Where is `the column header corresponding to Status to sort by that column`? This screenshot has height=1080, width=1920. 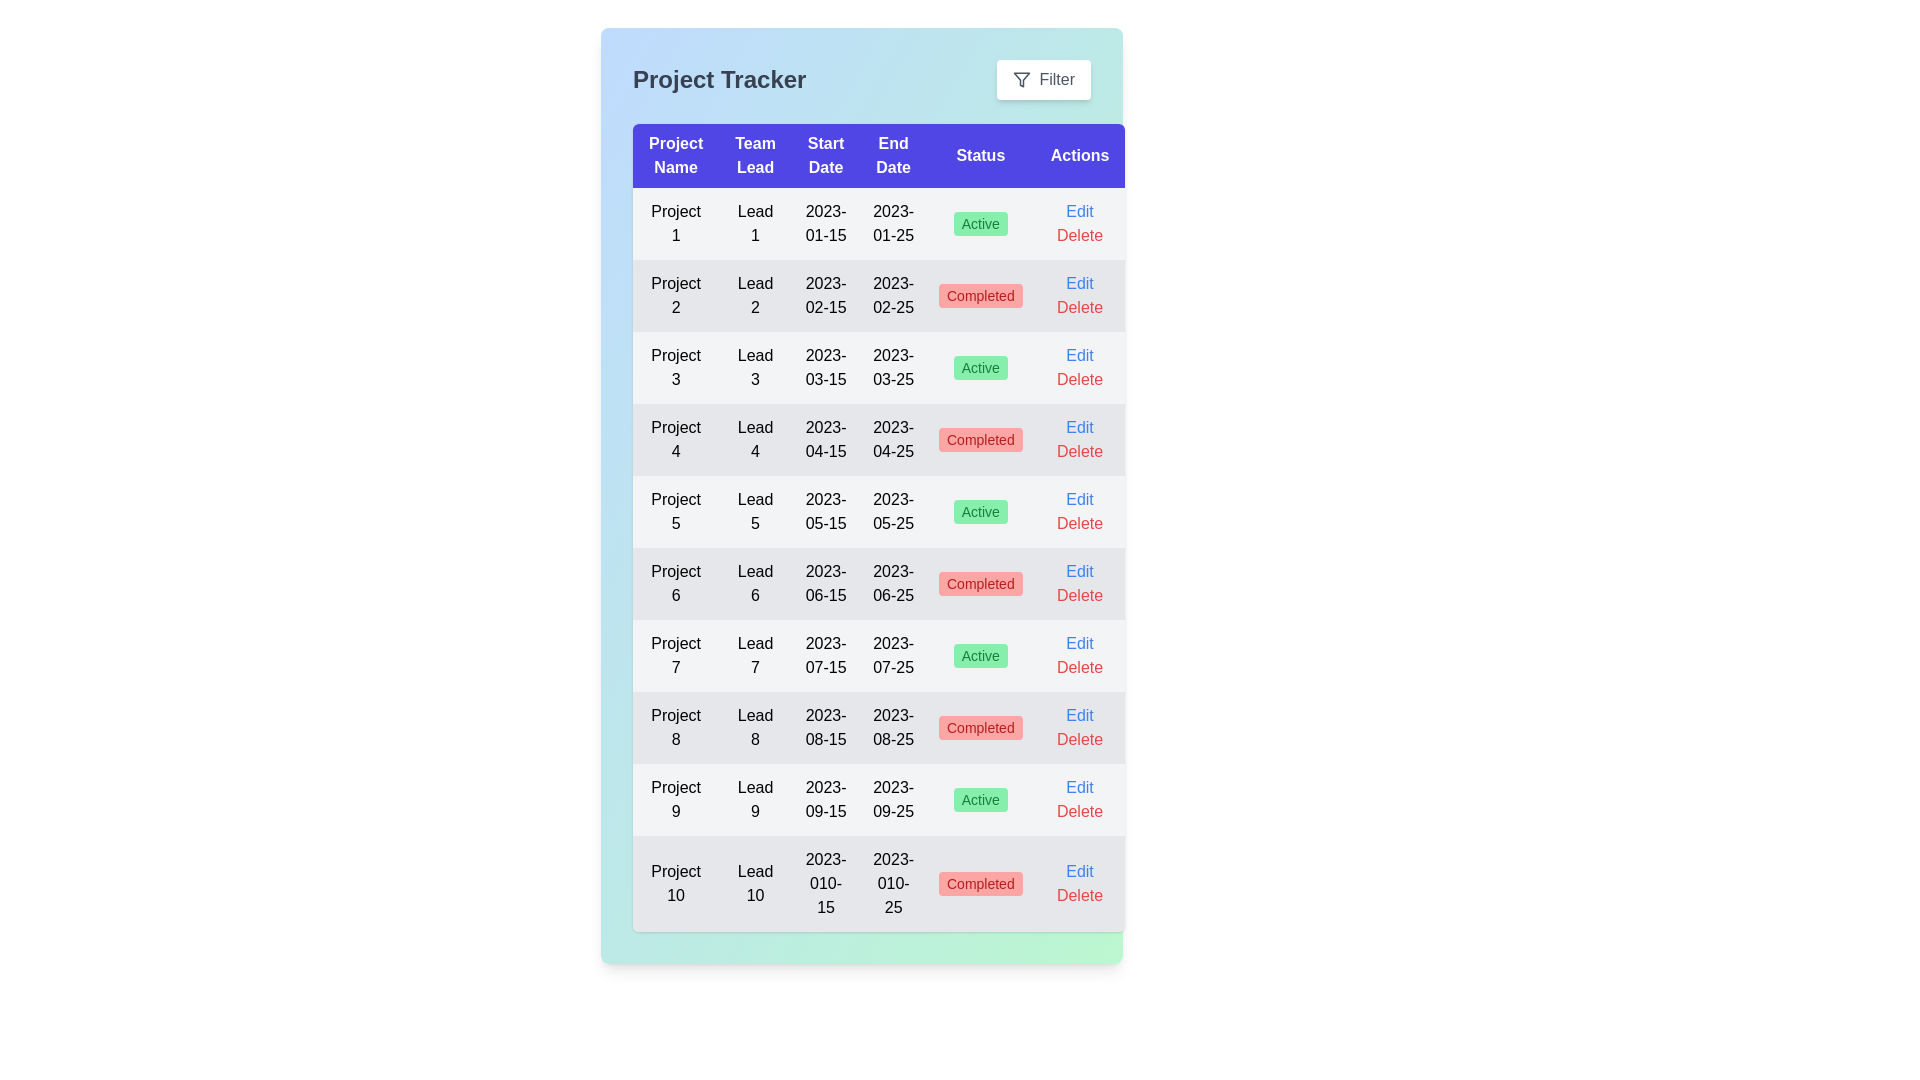
the column header corresponding to Status to sort by that column is located at coordinates (980, 154).